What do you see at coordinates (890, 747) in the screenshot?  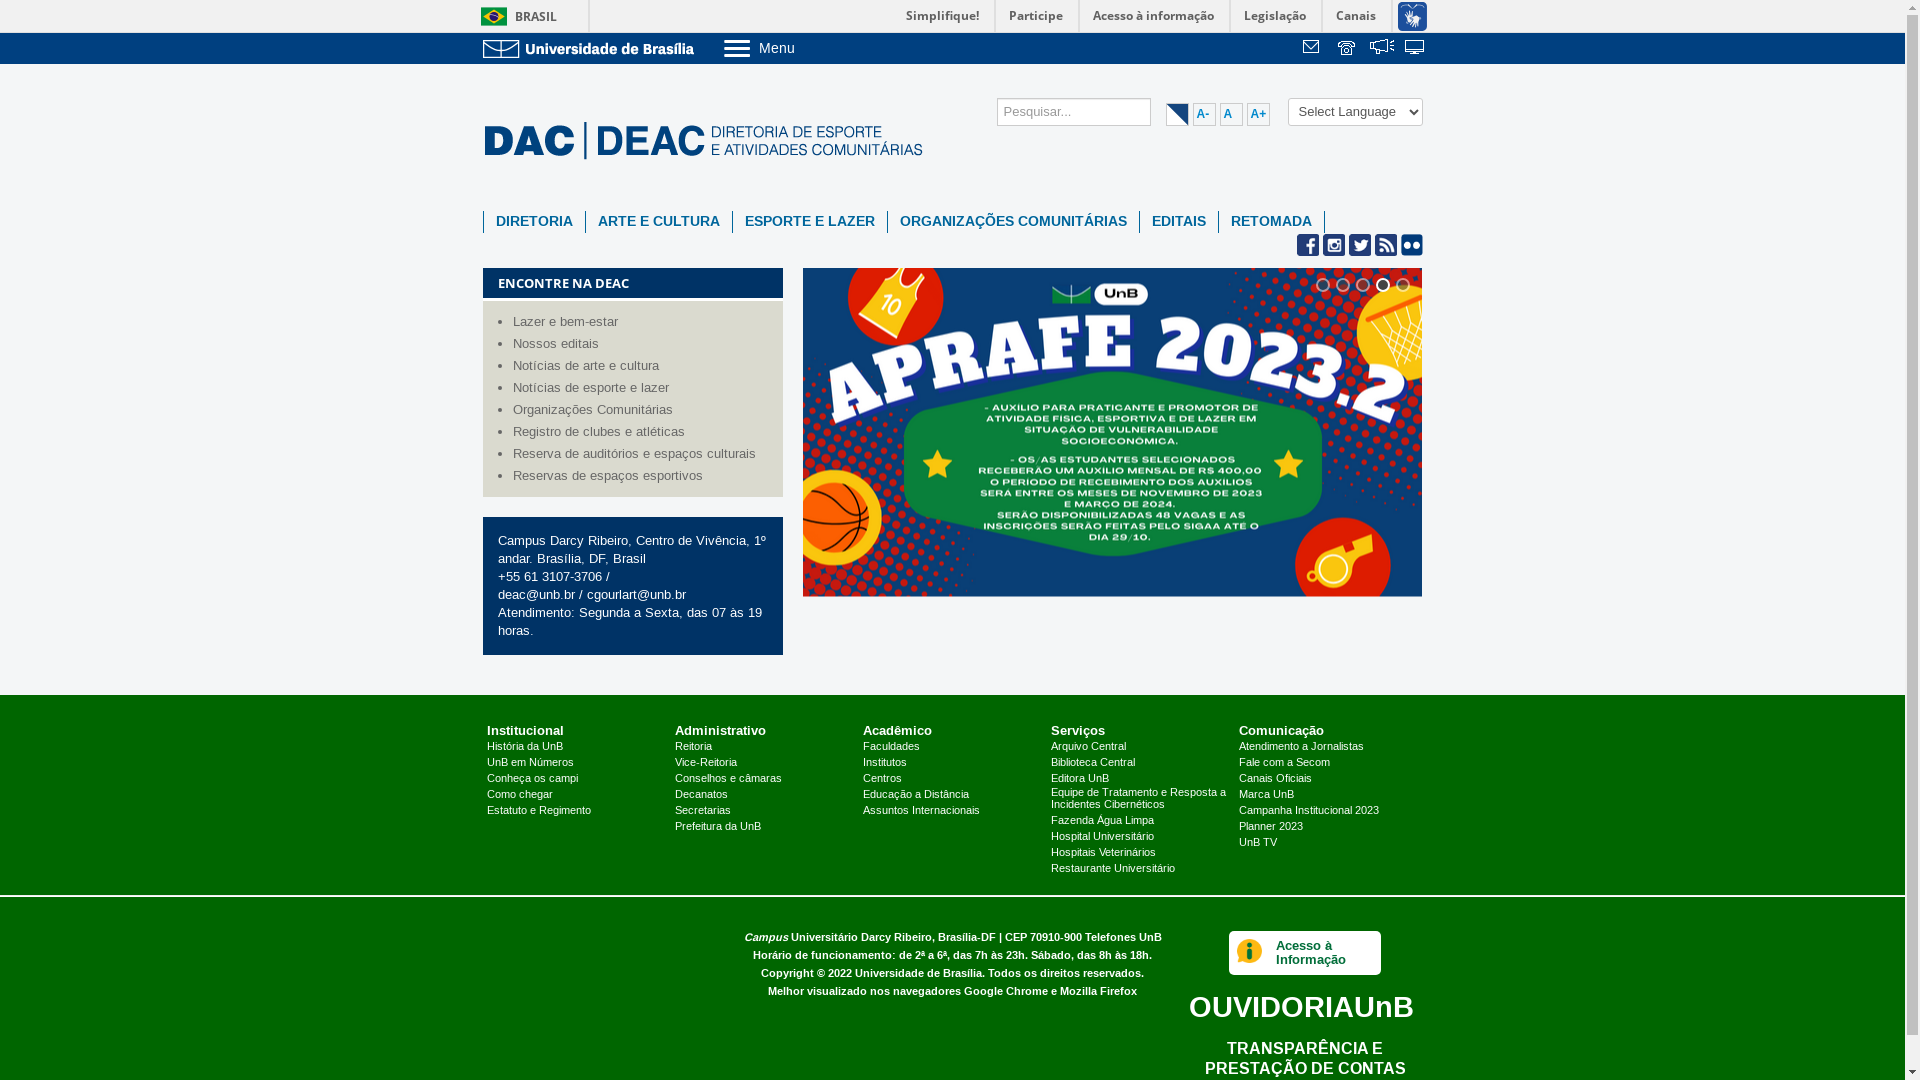 I see `'Faculdades'` at bounding box center [890, 747].